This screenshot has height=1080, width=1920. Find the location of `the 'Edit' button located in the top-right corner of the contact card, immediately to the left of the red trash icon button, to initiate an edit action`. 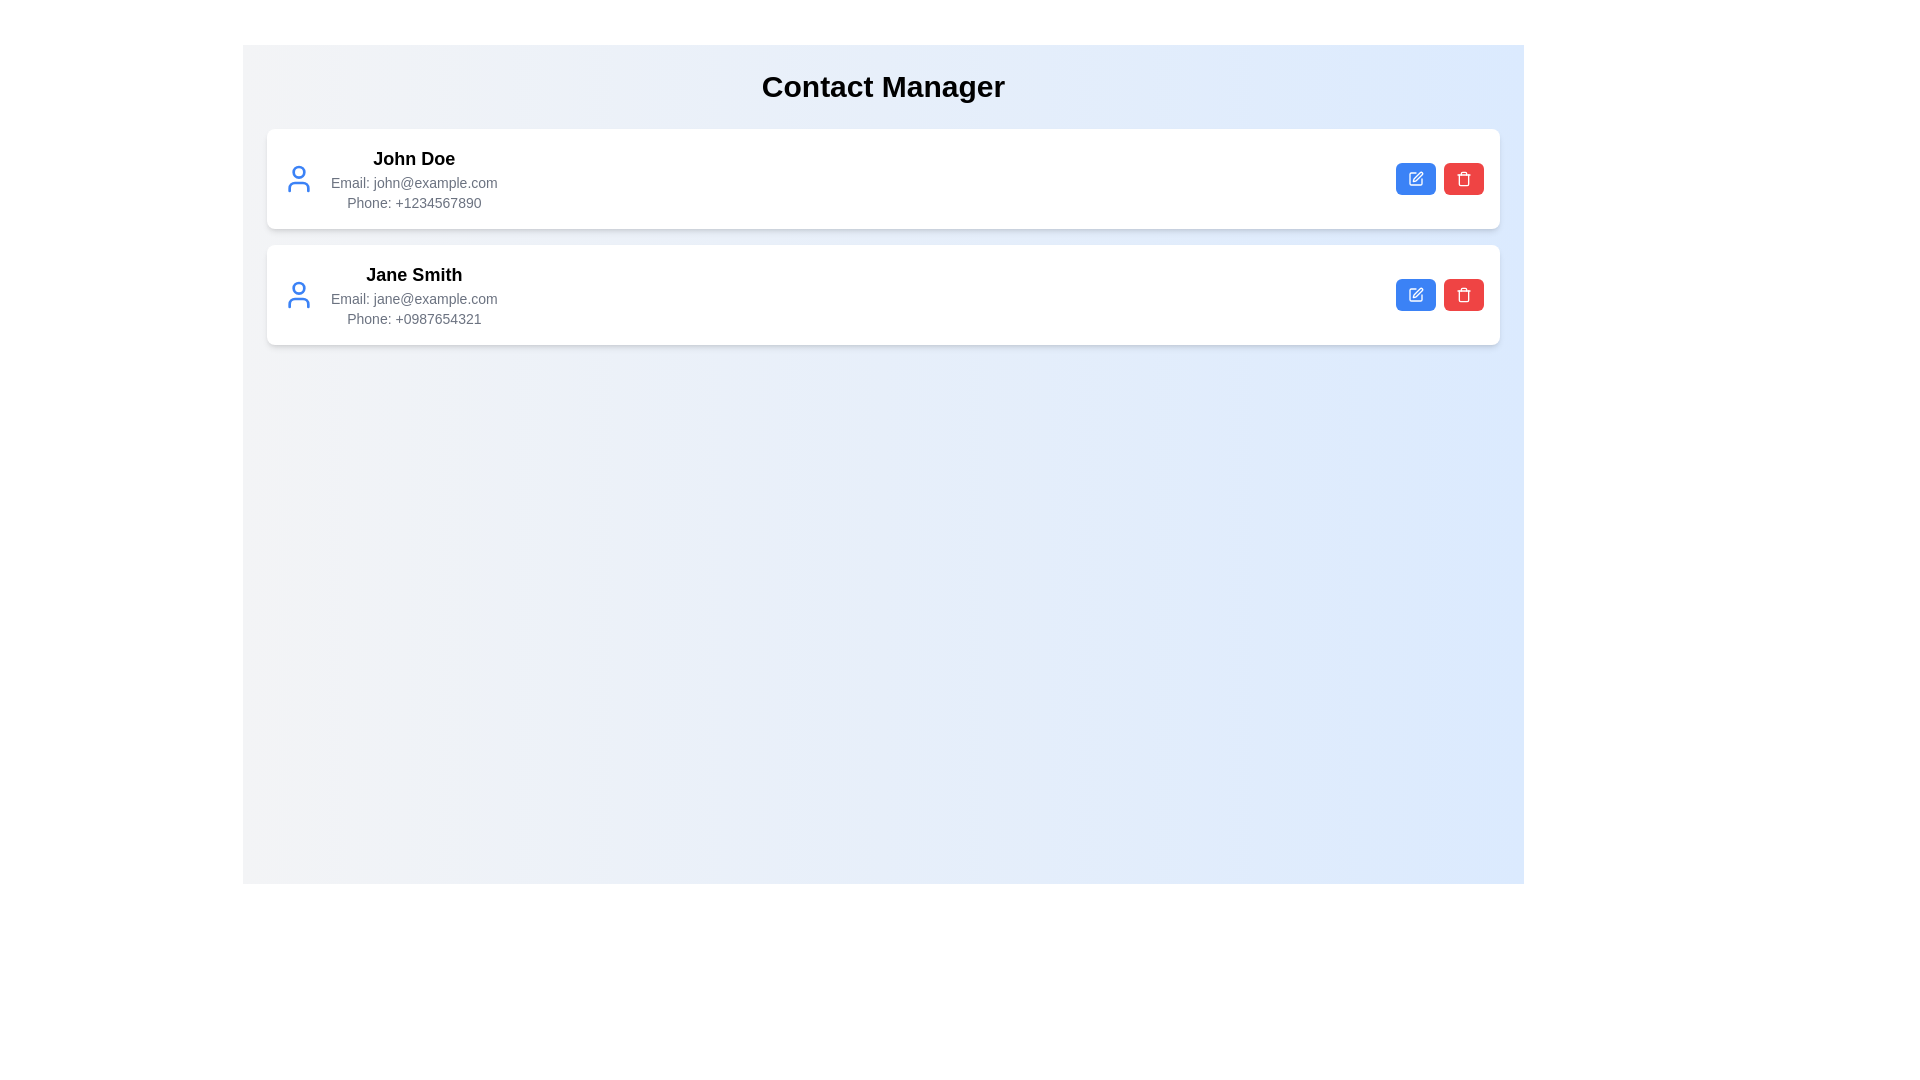

the 'Edit' button located in the top-right corner of the contact card, immediately to the left of the red trash icon button, to initiate an edit action is located at coordinates (1415, 177).